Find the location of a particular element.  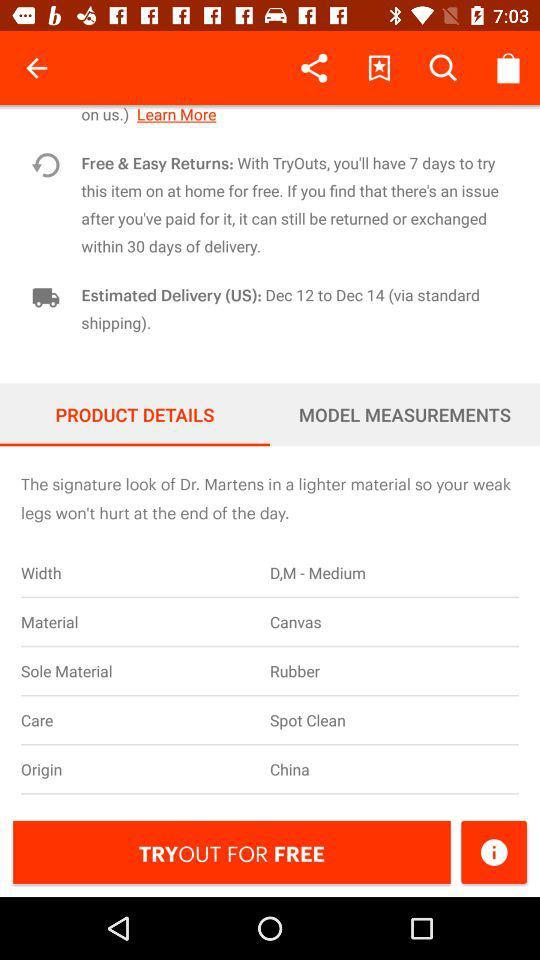

more info is located at coordinates (493, 851).